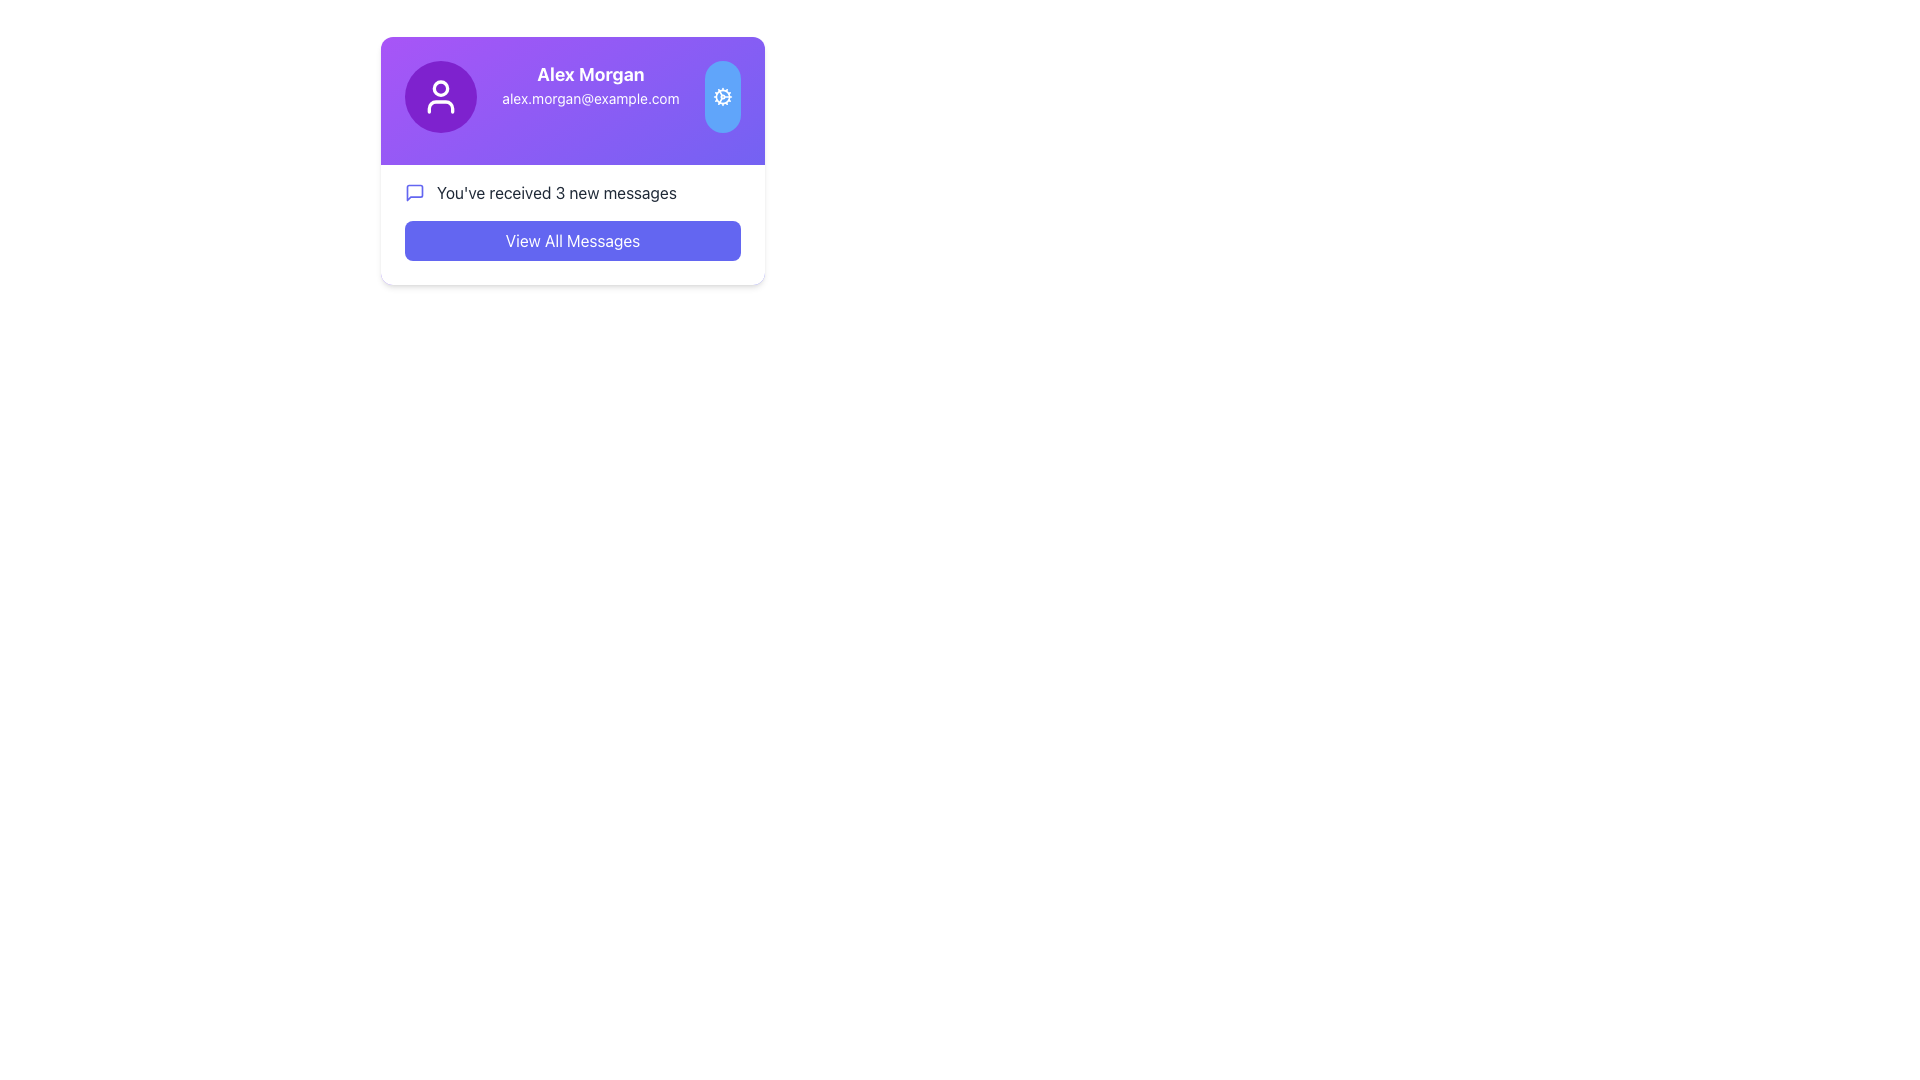  I want to click on the message notification icon located to the left of the text 'You've received 3 new messages' within the notification card, so click(413, 192).